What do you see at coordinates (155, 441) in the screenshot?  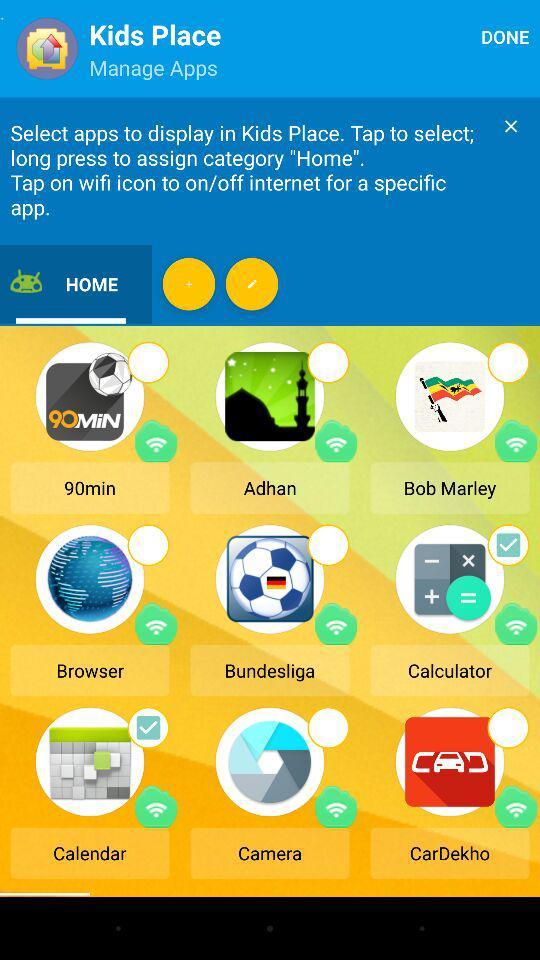 I see `to on/off wifi icon for a specific app` at bounding box center [155, 441].